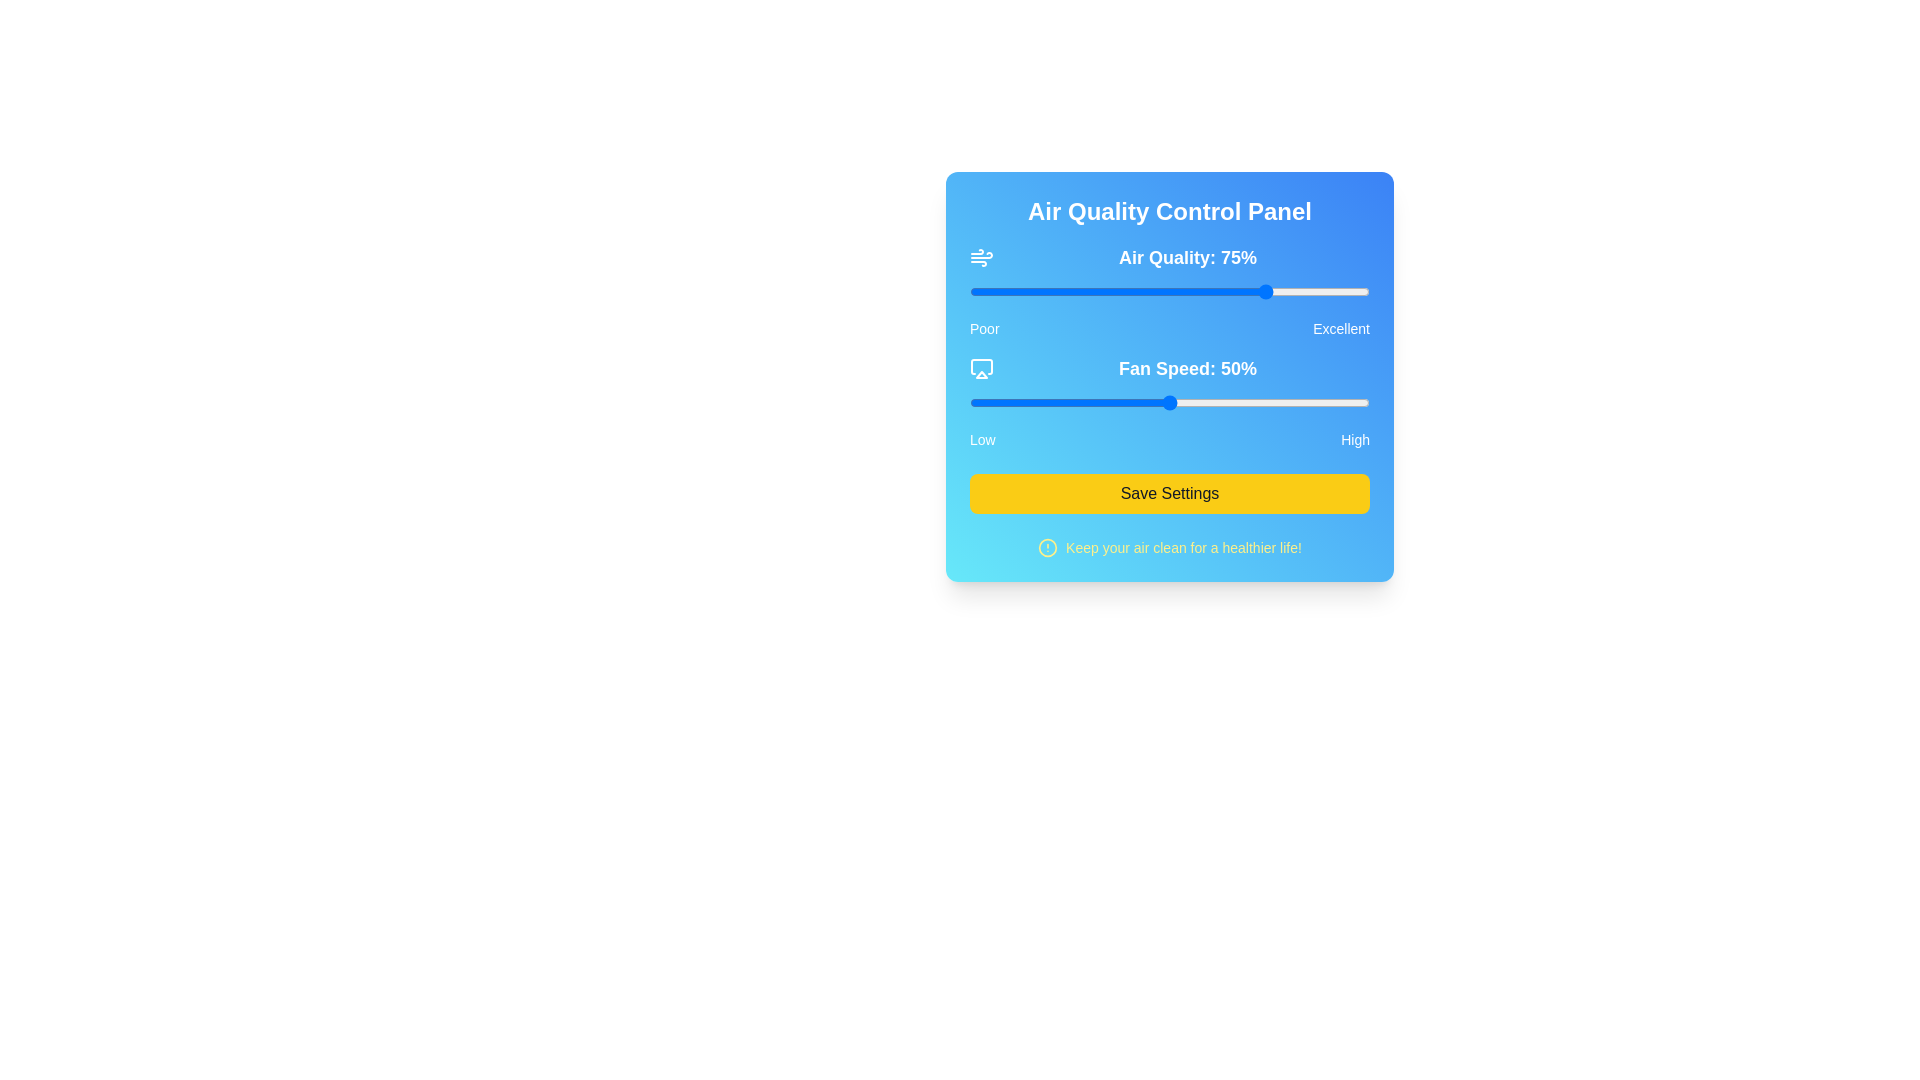  Describe the element at coordinates (1341, 327) in the screenshot. I see `the static text label displaying 'Excellent', which is located at the far-right end of the 'Fan Speed: 50%' slider interface` at that location.